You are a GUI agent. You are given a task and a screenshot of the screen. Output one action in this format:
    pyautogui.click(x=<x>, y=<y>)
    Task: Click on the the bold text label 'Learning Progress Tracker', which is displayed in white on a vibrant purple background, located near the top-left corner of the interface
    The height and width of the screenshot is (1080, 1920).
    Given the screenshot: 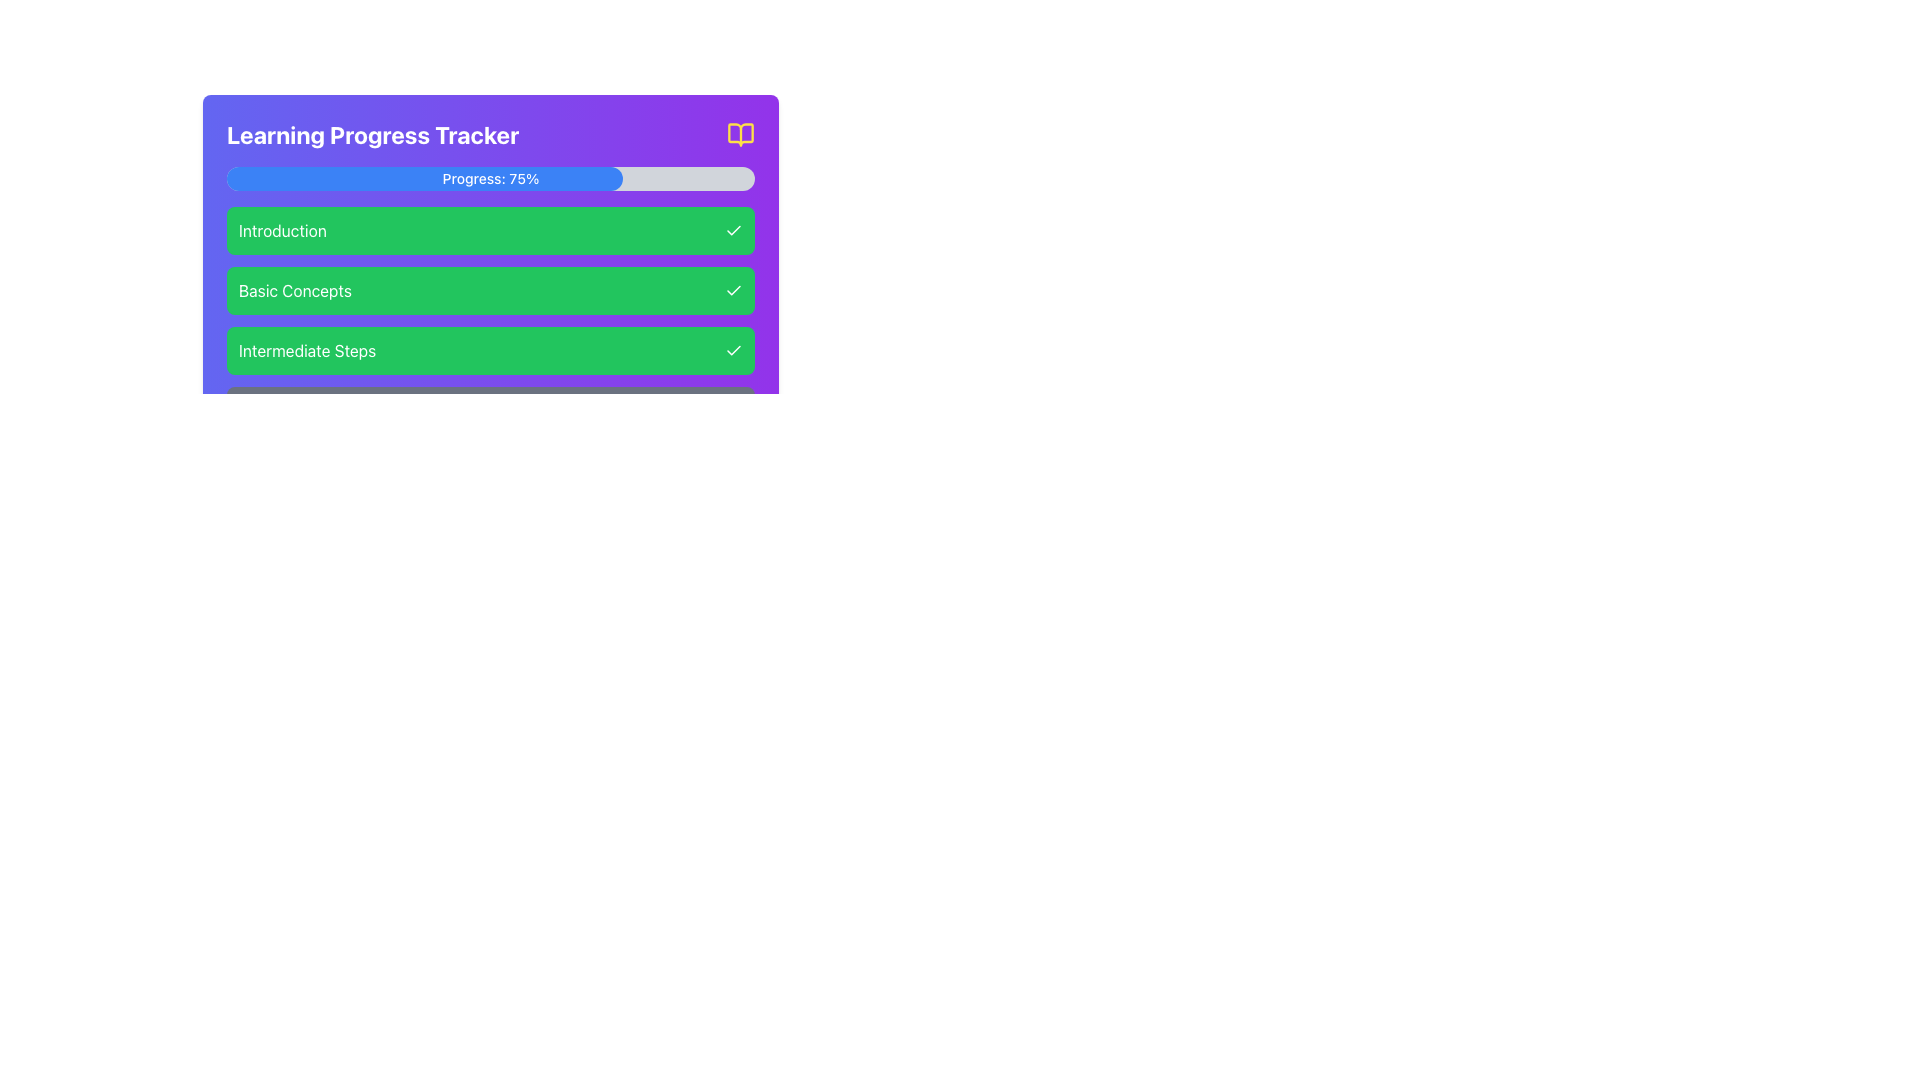 What is the action you would take?
    pyautogui.click(x=373, y=135)
    